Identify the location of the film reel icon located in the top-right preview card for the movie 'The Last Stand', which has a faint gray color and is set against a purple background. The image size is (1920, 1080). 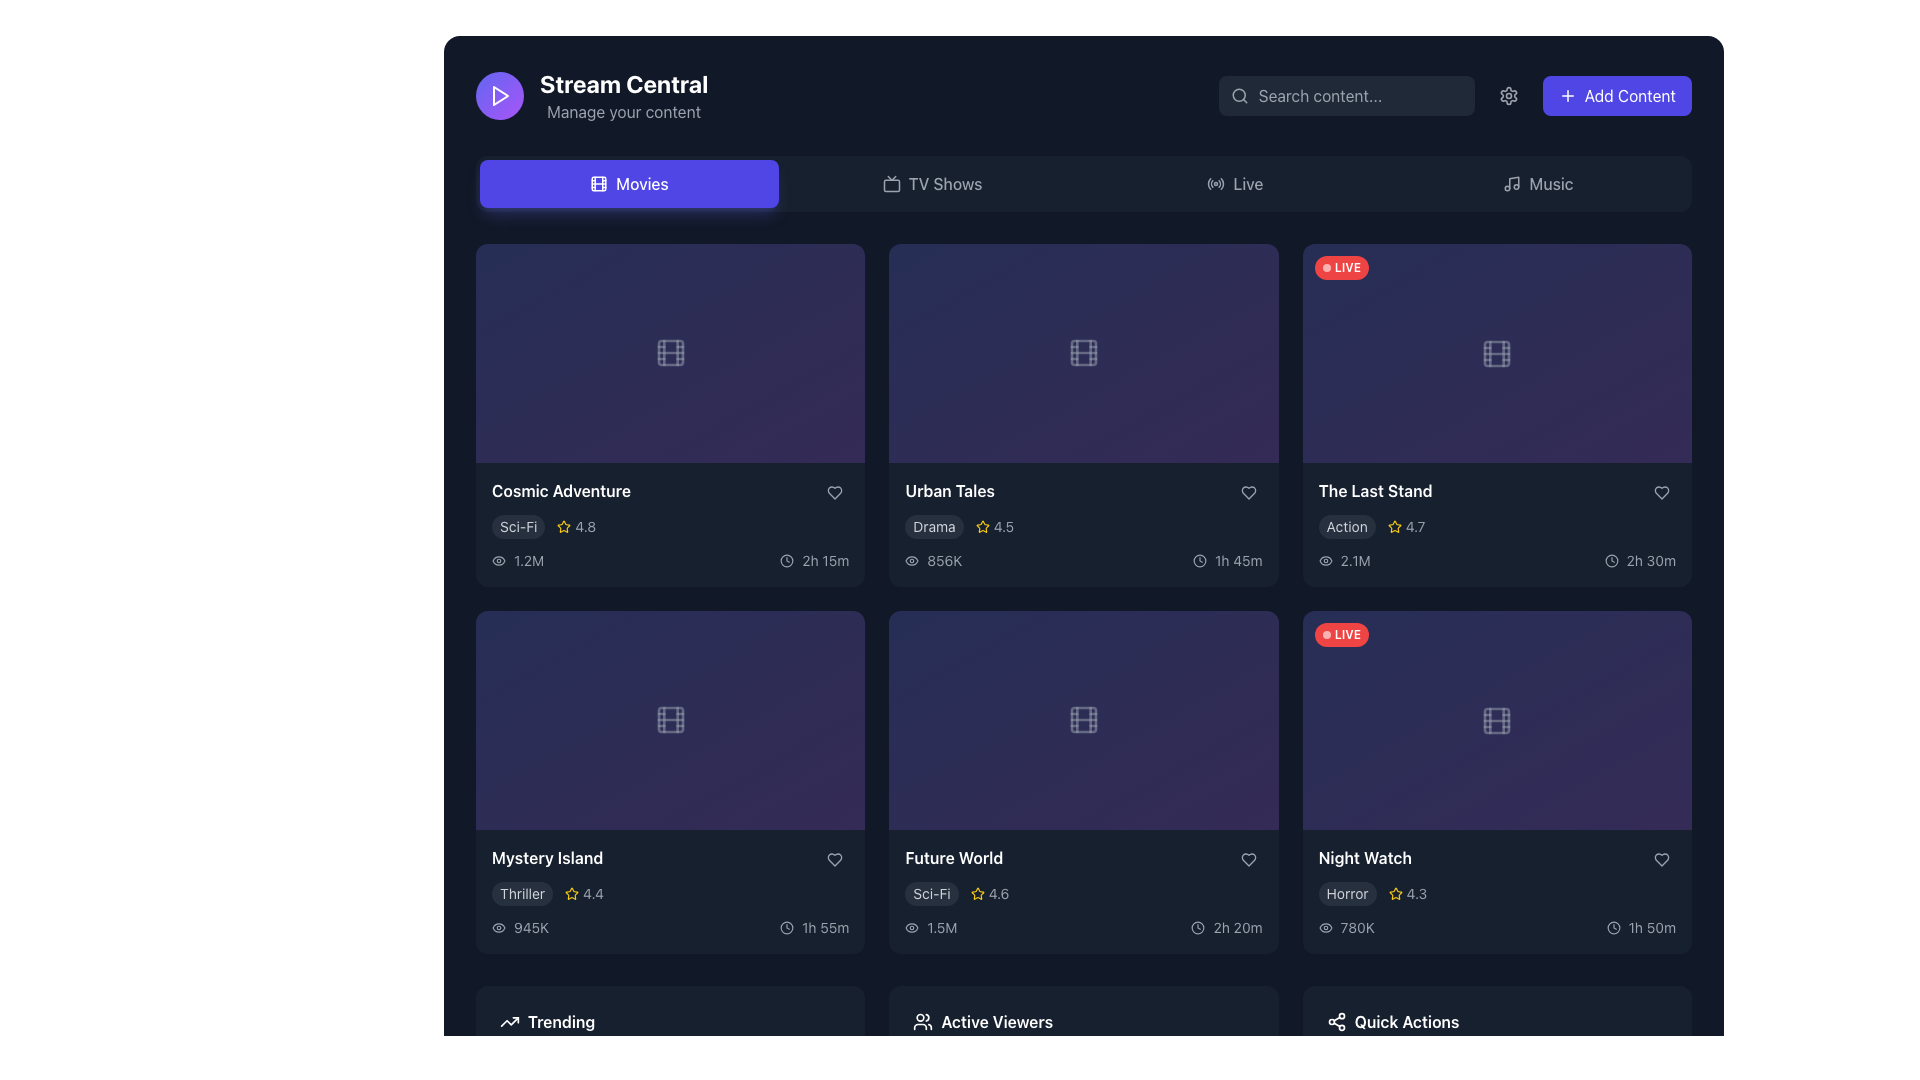
(1497, 352).